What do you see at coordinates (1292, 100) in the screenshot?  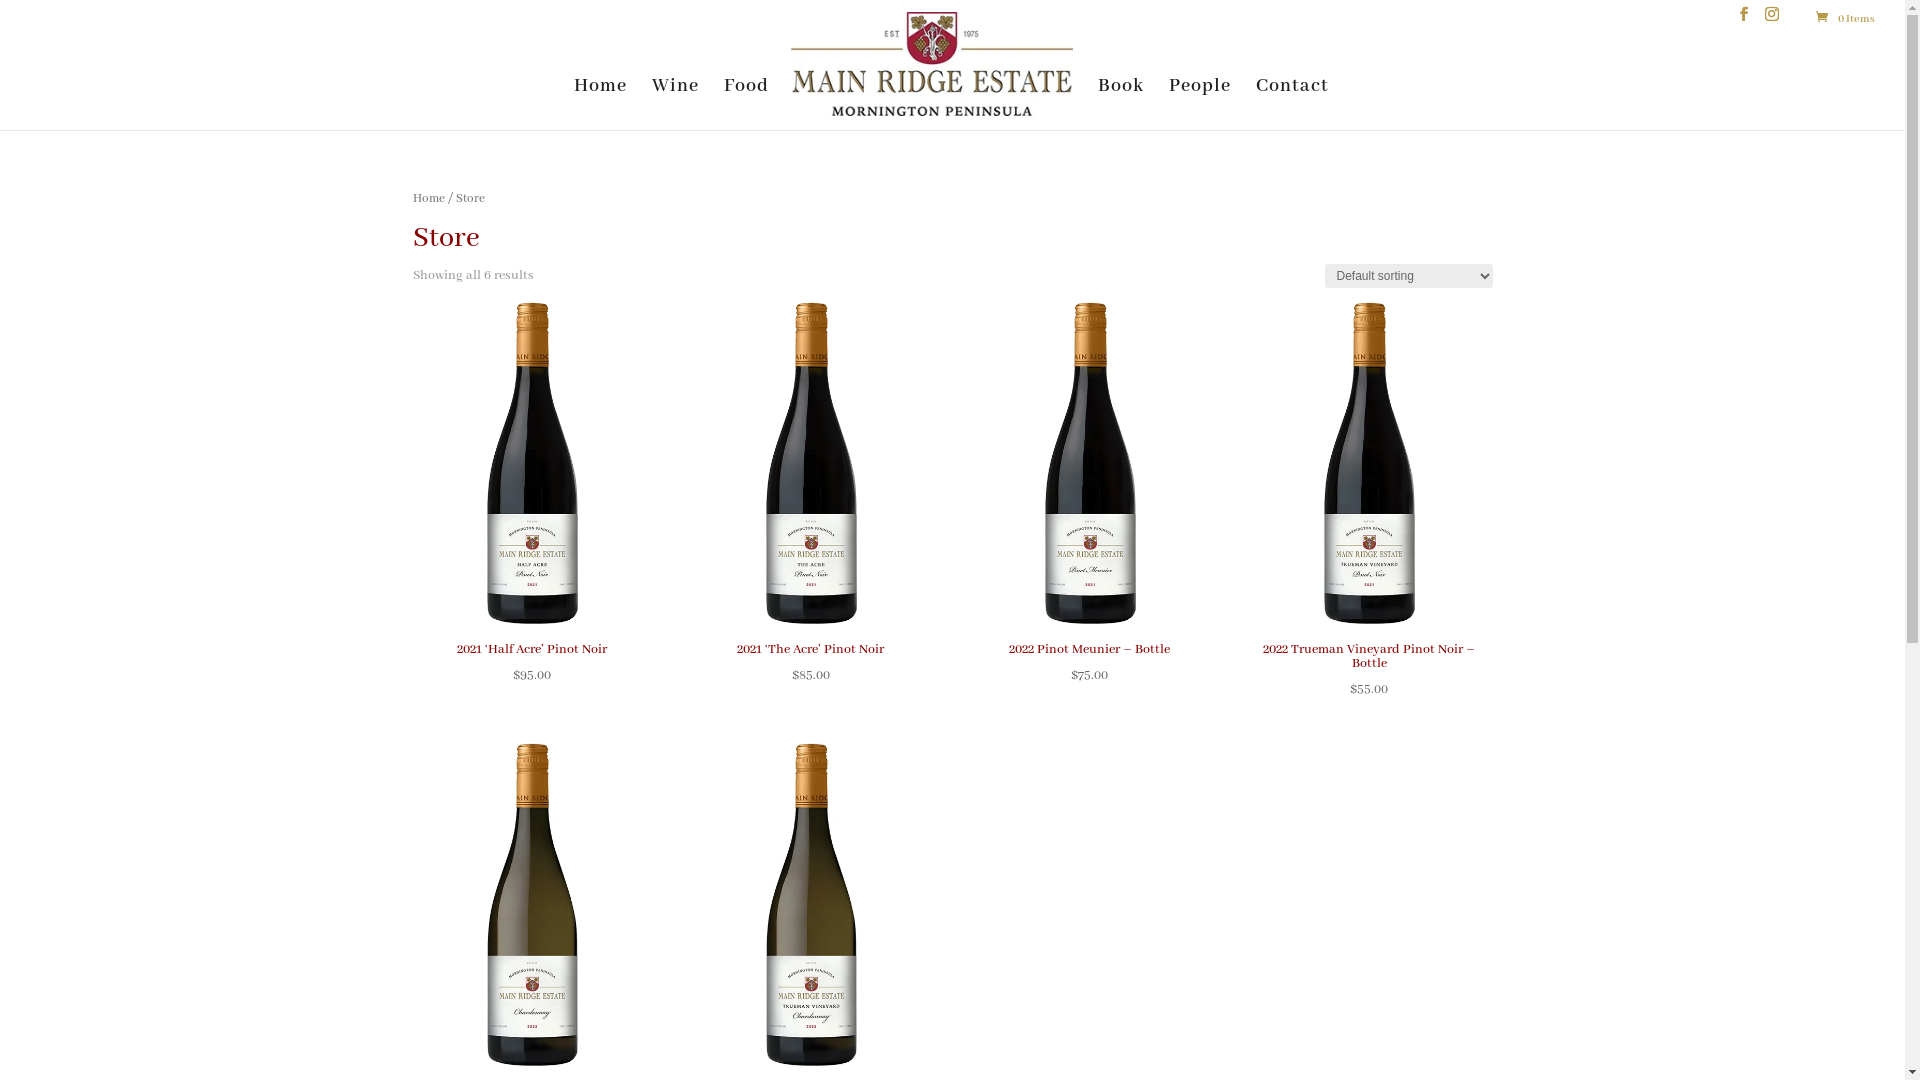 I see `'Contact'` at bounding box center [1292, 100].